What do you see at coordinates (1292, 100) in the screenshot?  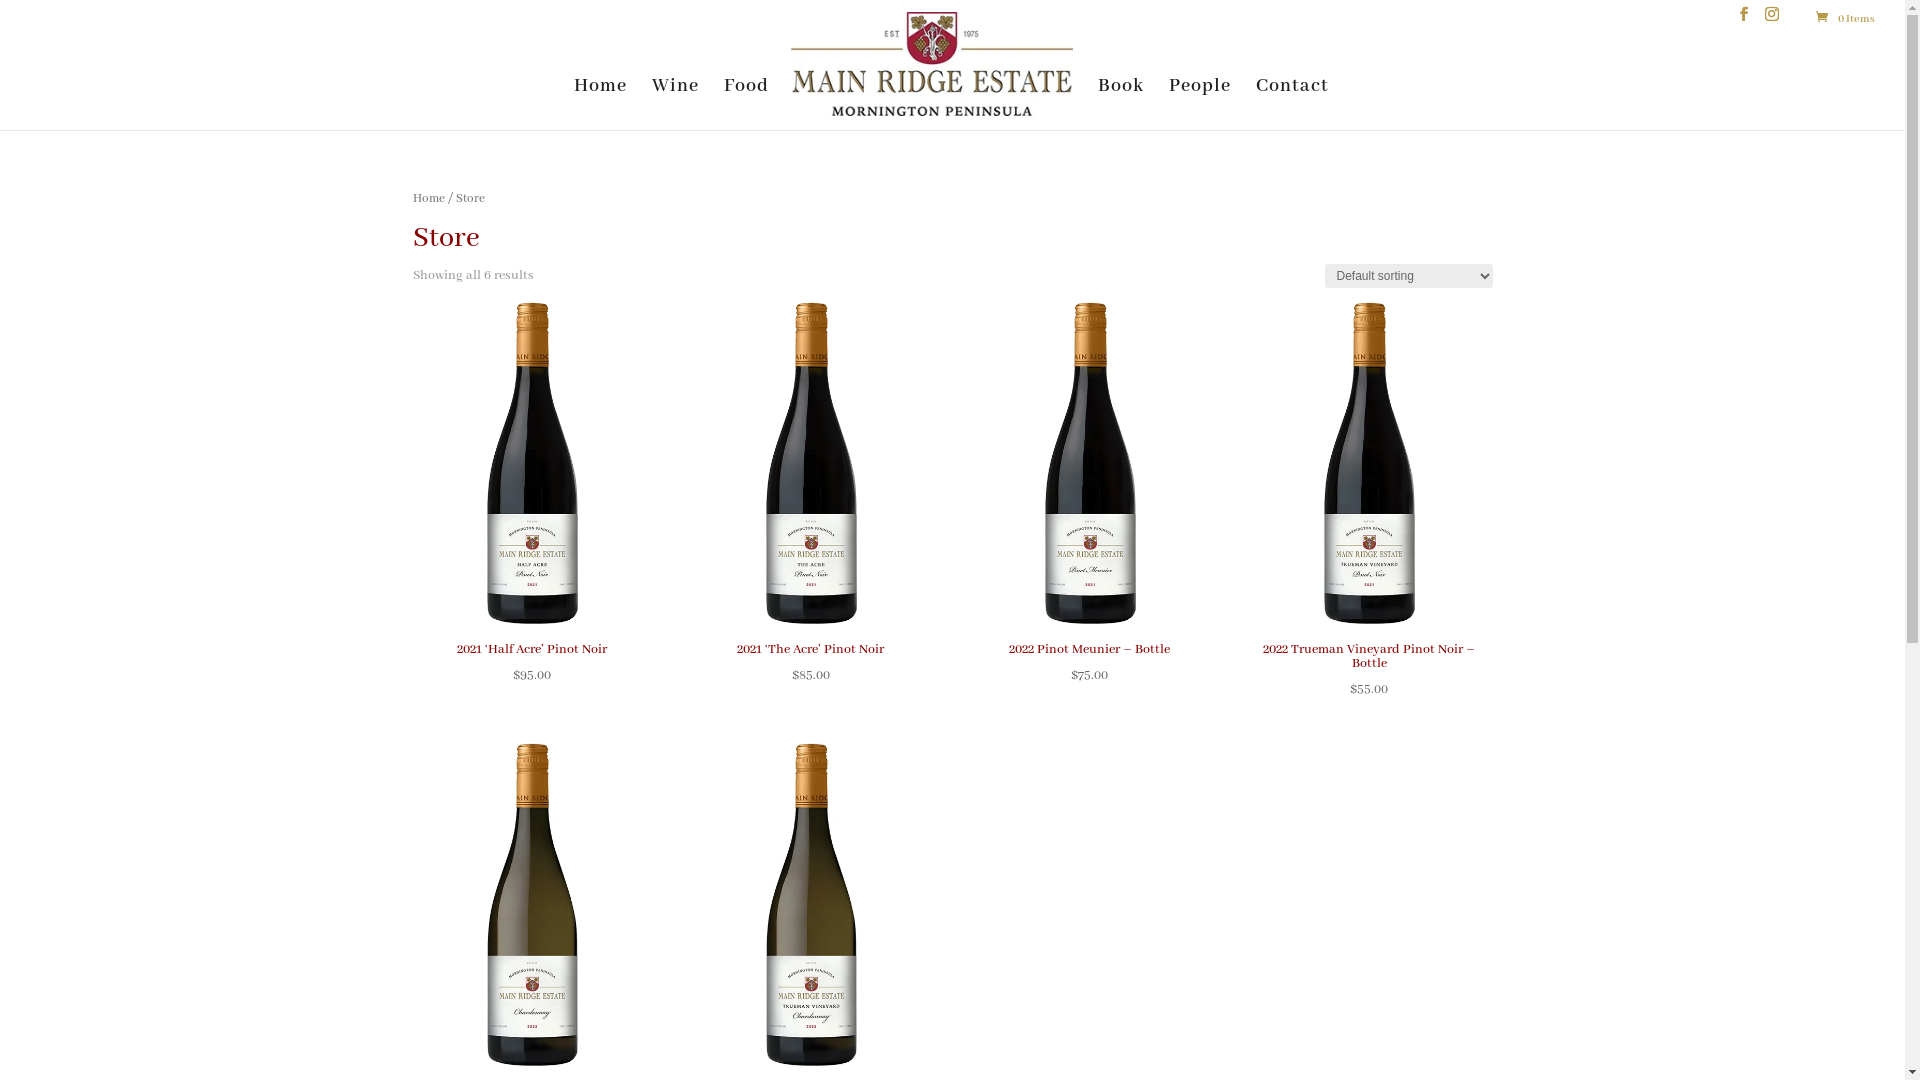 I see `'Contact'` at bounding box center [1292, 100].